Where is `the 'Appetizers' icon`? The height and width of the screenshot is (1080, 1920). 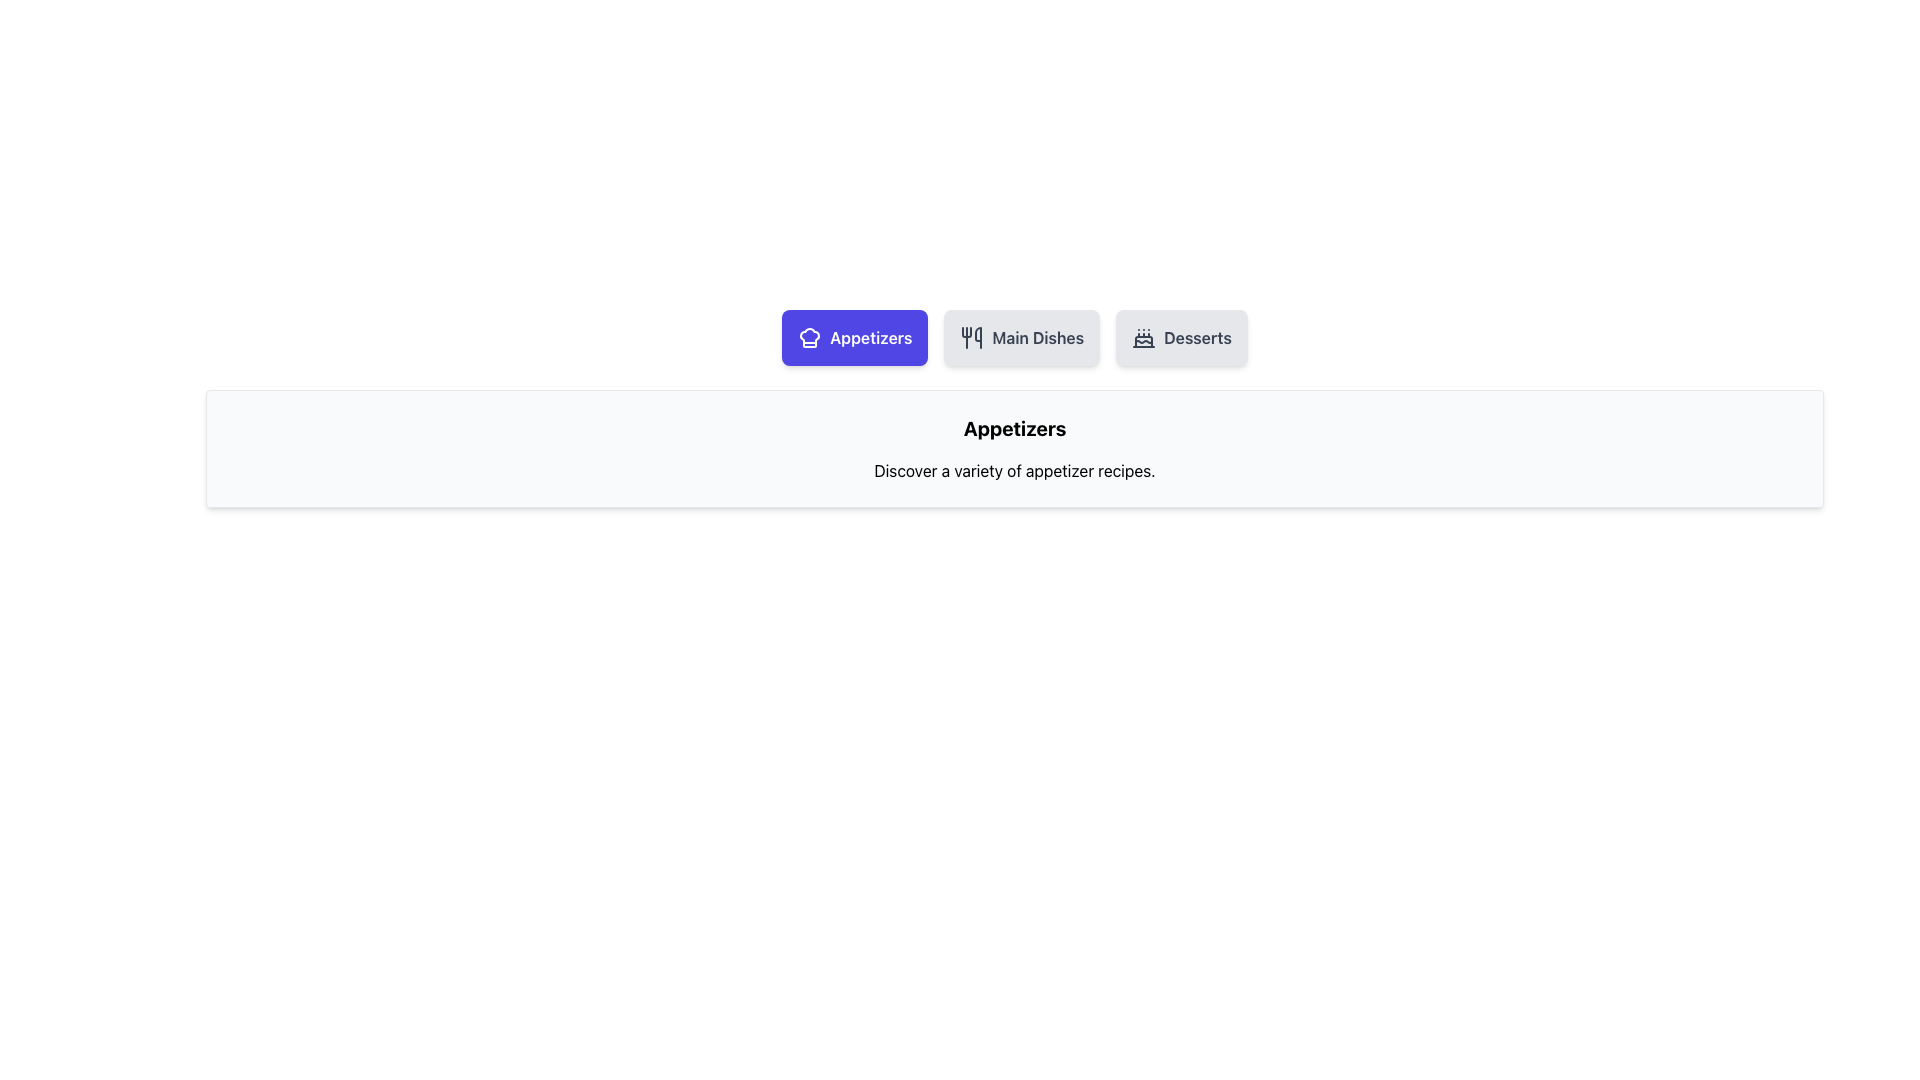 the 'Appetizers' icon is located at coordinates (810, 337).